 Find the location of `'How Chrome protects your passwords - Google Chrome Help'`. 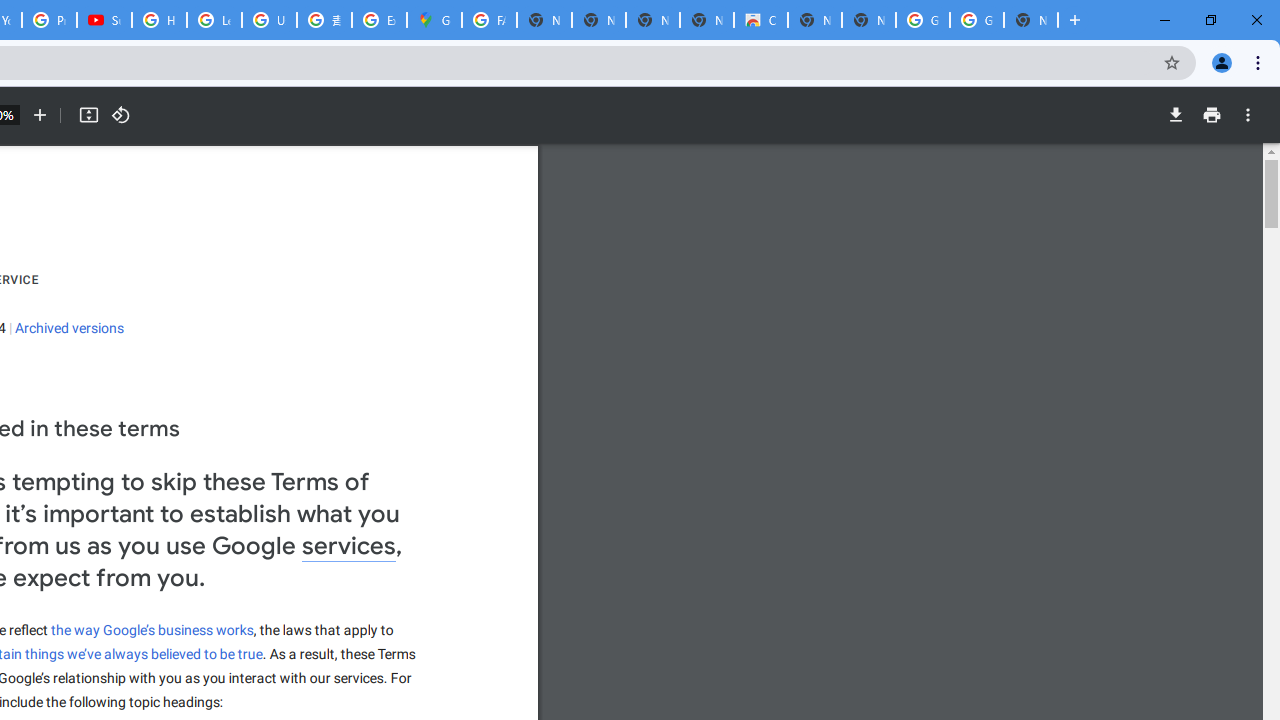

'How Chrome protects your passwords - Google Chrome Help' is located at coordinates (158, 20).